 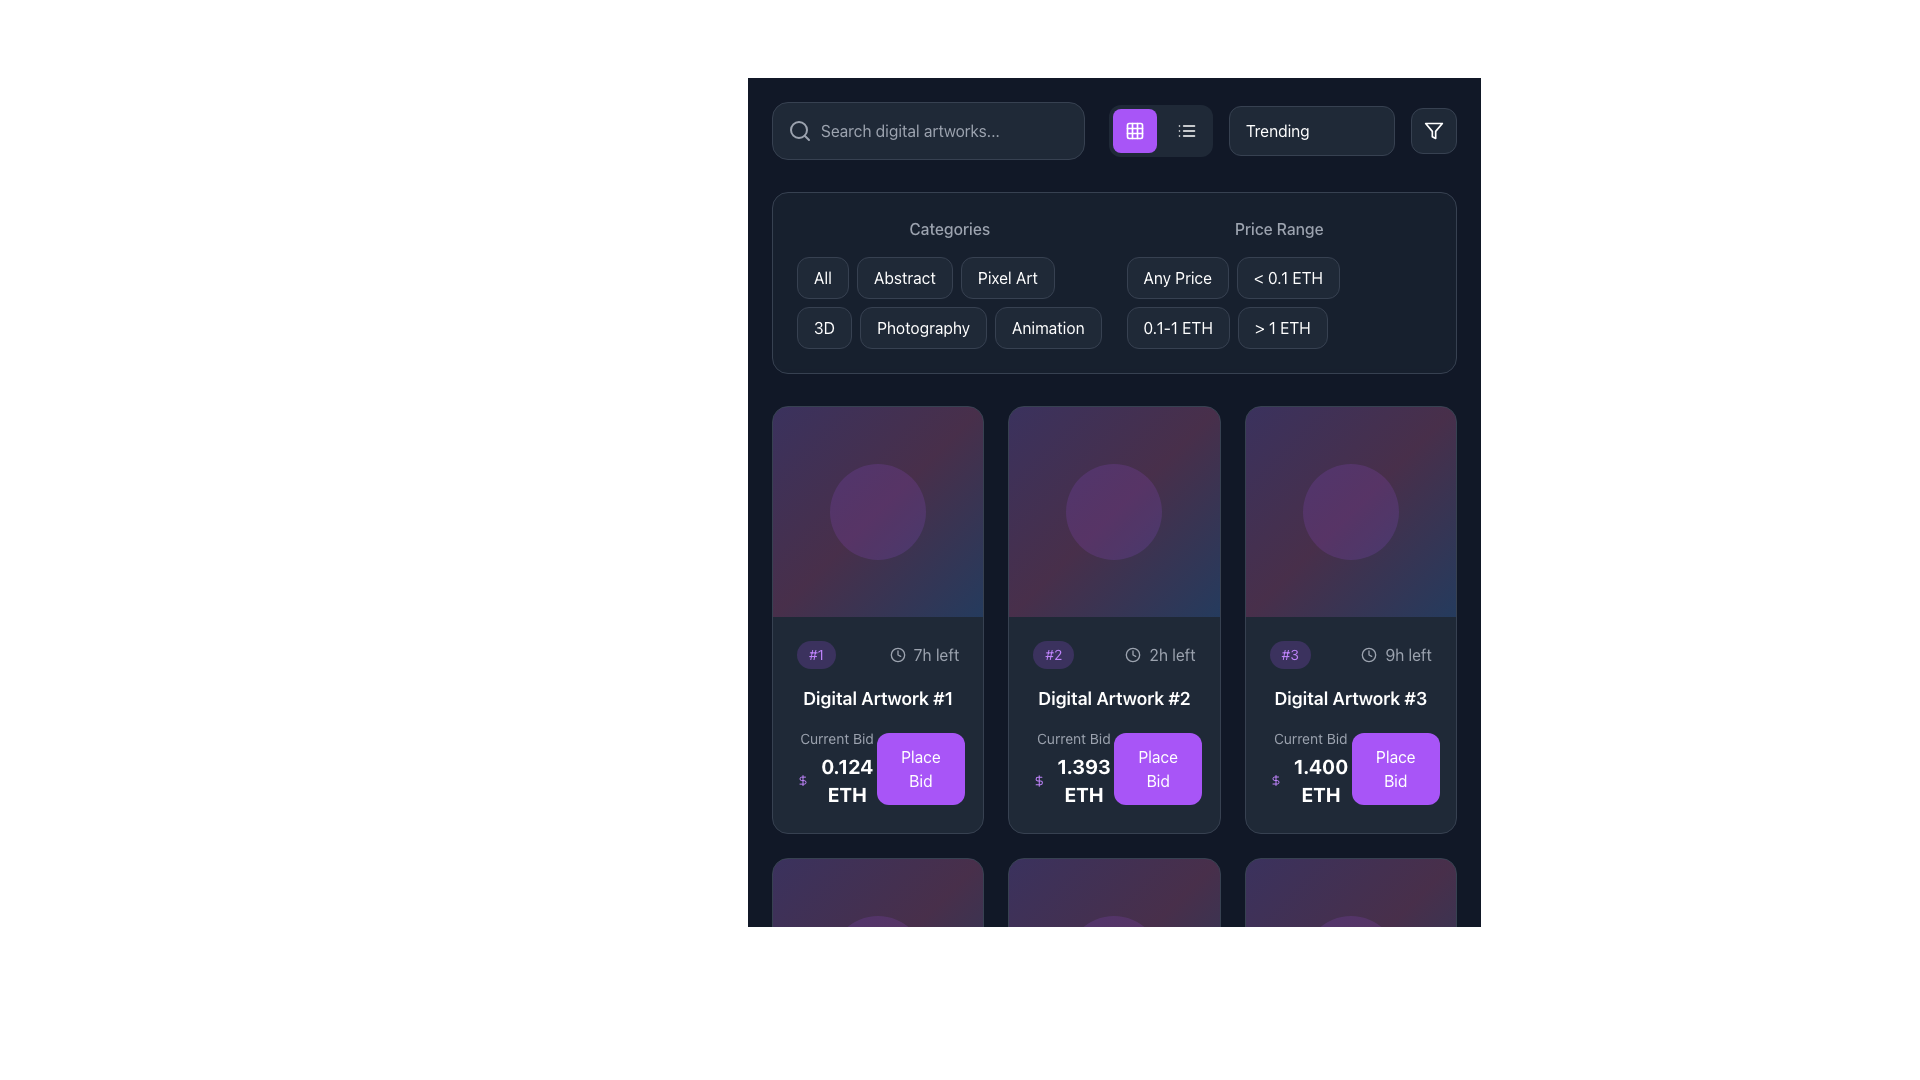 I want to click on the Toggle group containing two buttons, styled with a dark gray background and rounded corners, so click(x=1161, y=131).